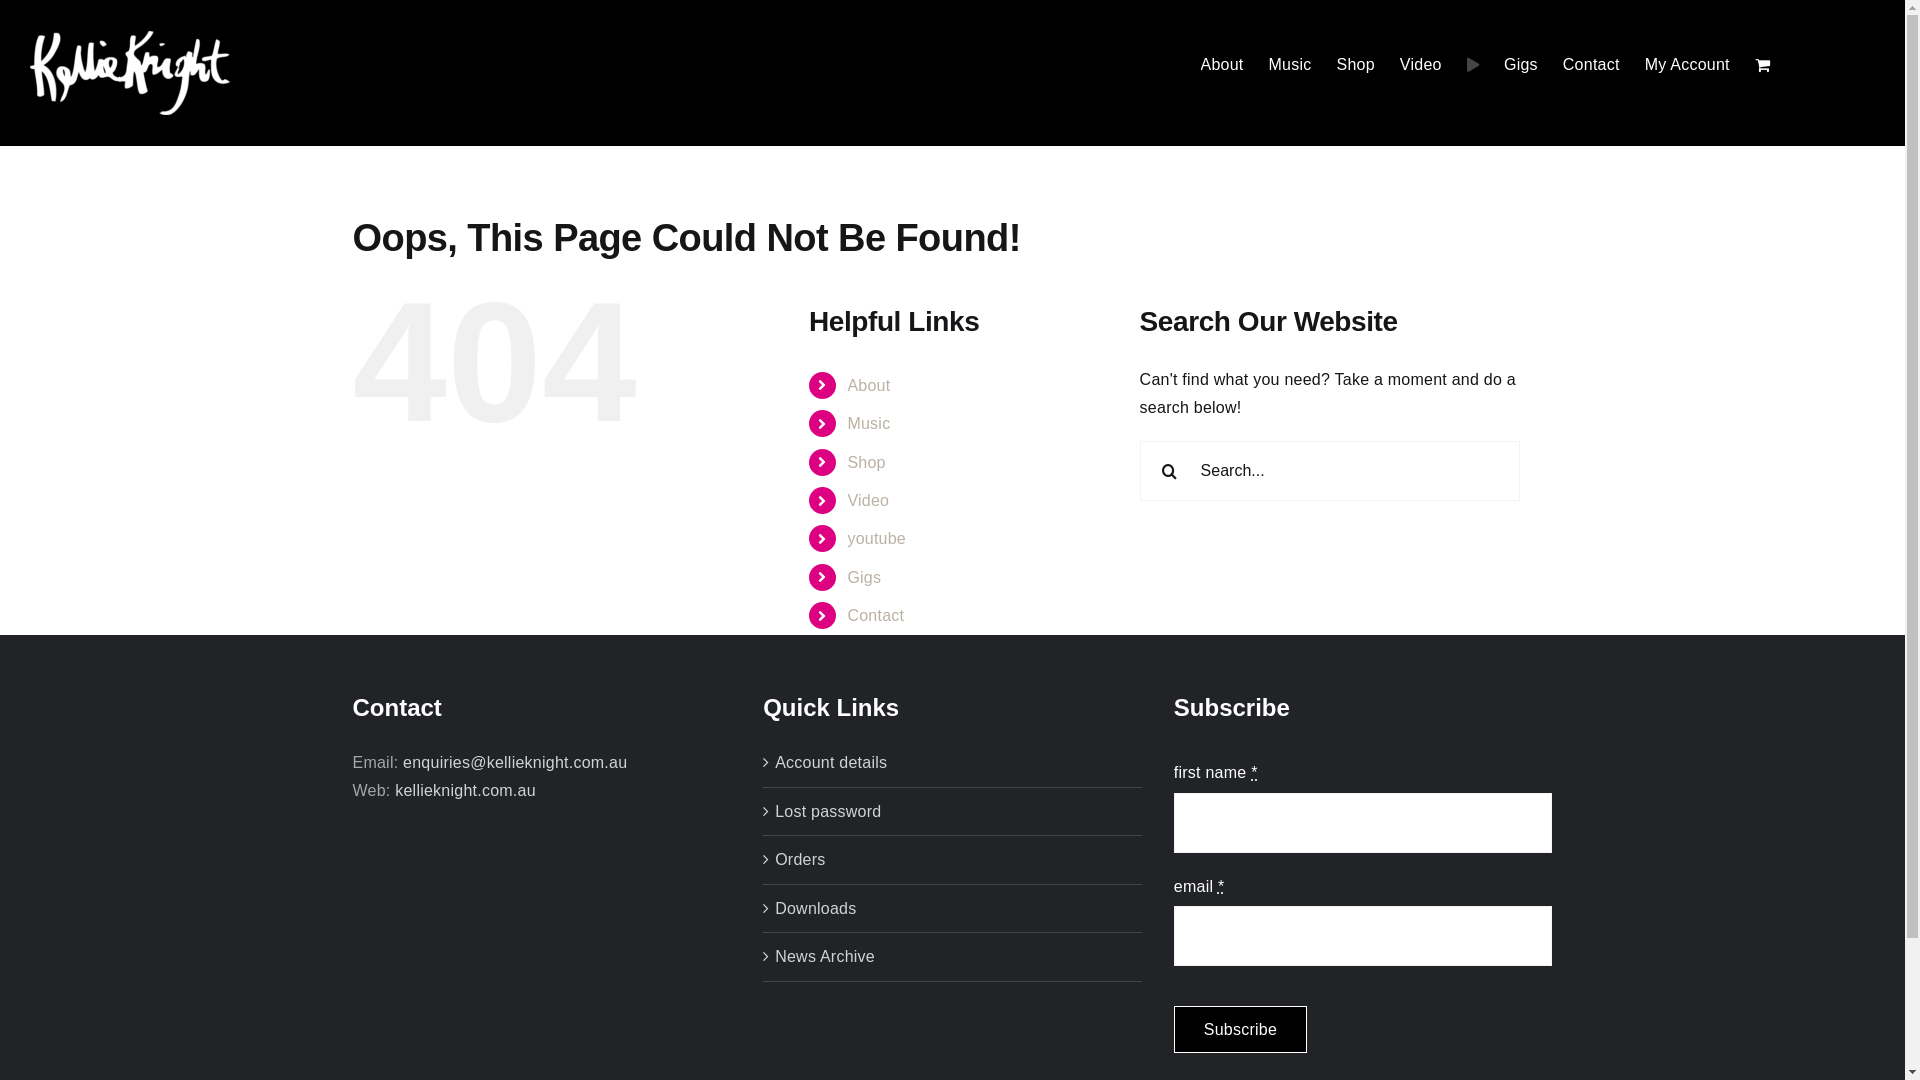 The image size is (1920, 1080). I want to click on 'About', so click(868, 385).